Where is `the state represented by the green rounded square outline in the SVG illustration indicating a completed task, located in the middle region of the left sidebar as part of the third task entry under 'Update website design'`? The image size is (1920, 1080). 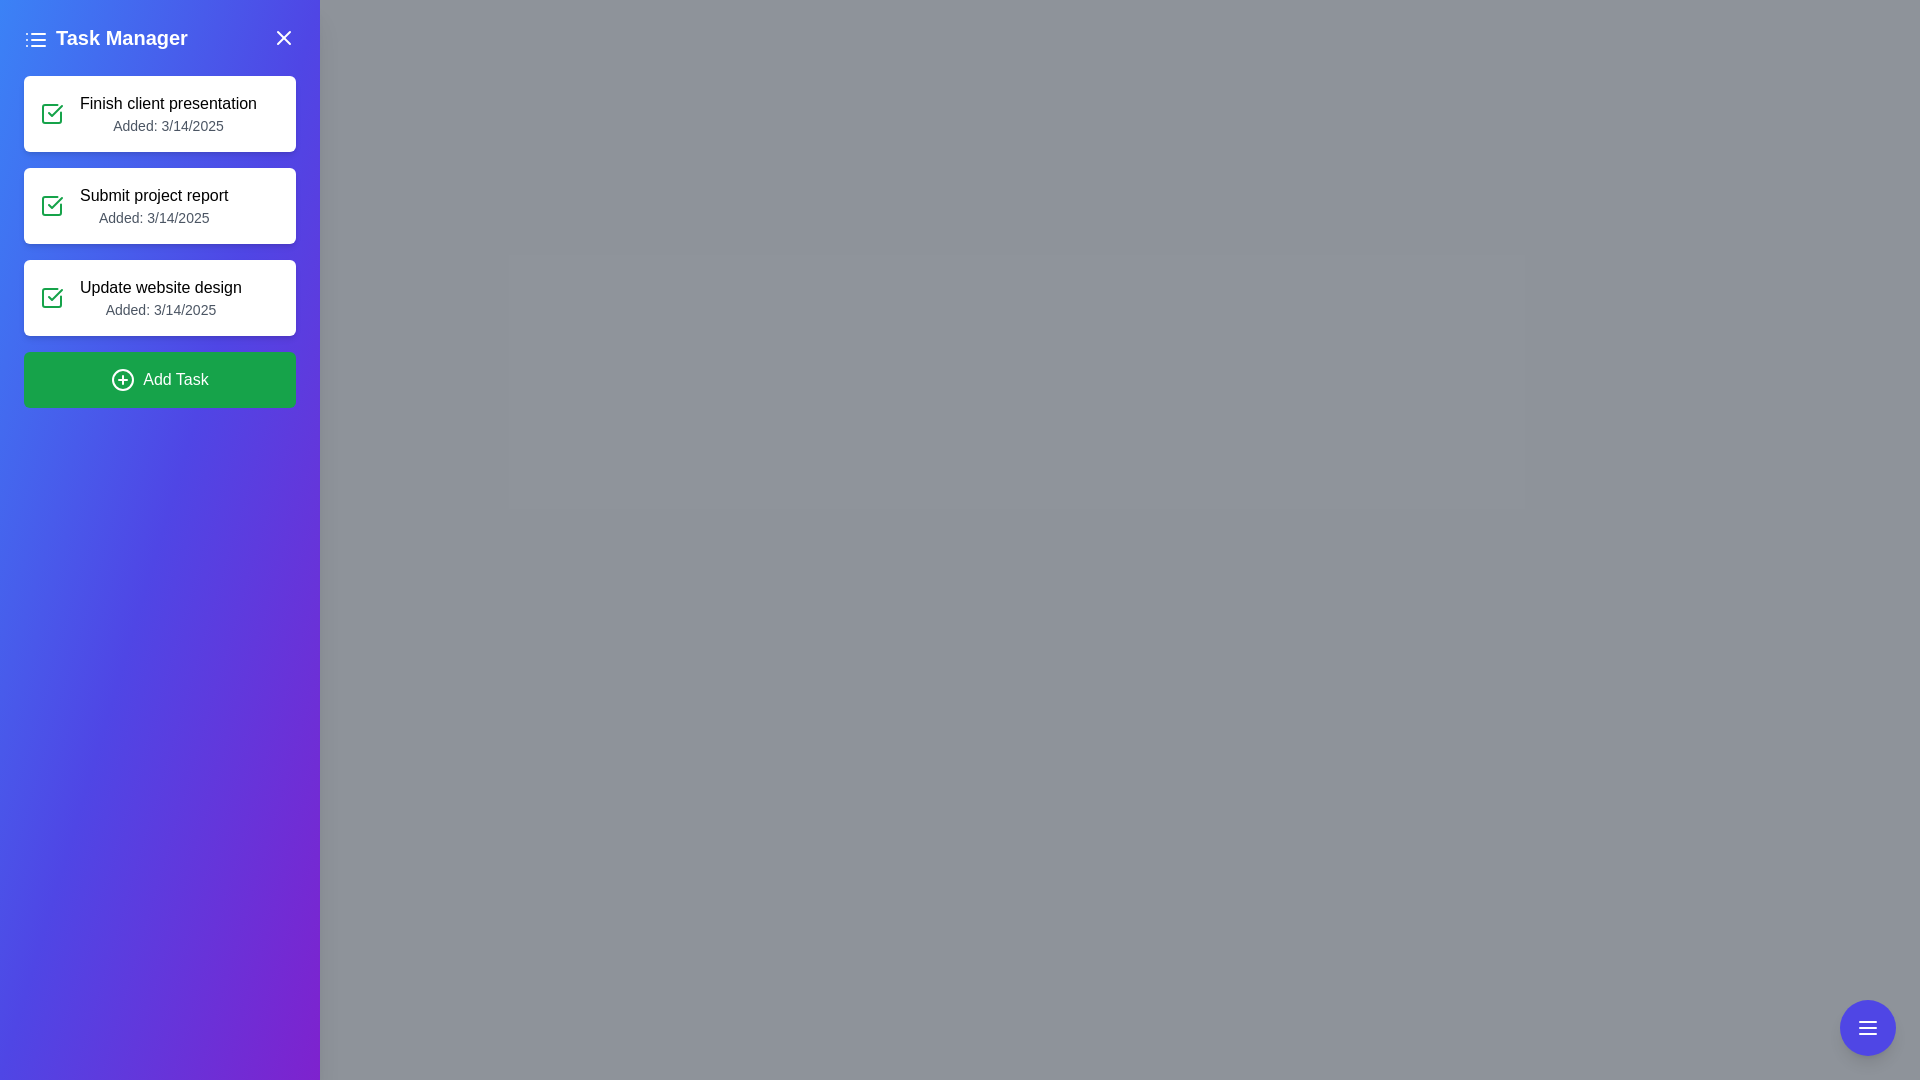 the state represented by the green rounded square outline in the SVG illustration indicating a completed task, located in the middle region of the left sidebar as part of the third task entry under 'Update website design' is located at coordinates (52, 297).